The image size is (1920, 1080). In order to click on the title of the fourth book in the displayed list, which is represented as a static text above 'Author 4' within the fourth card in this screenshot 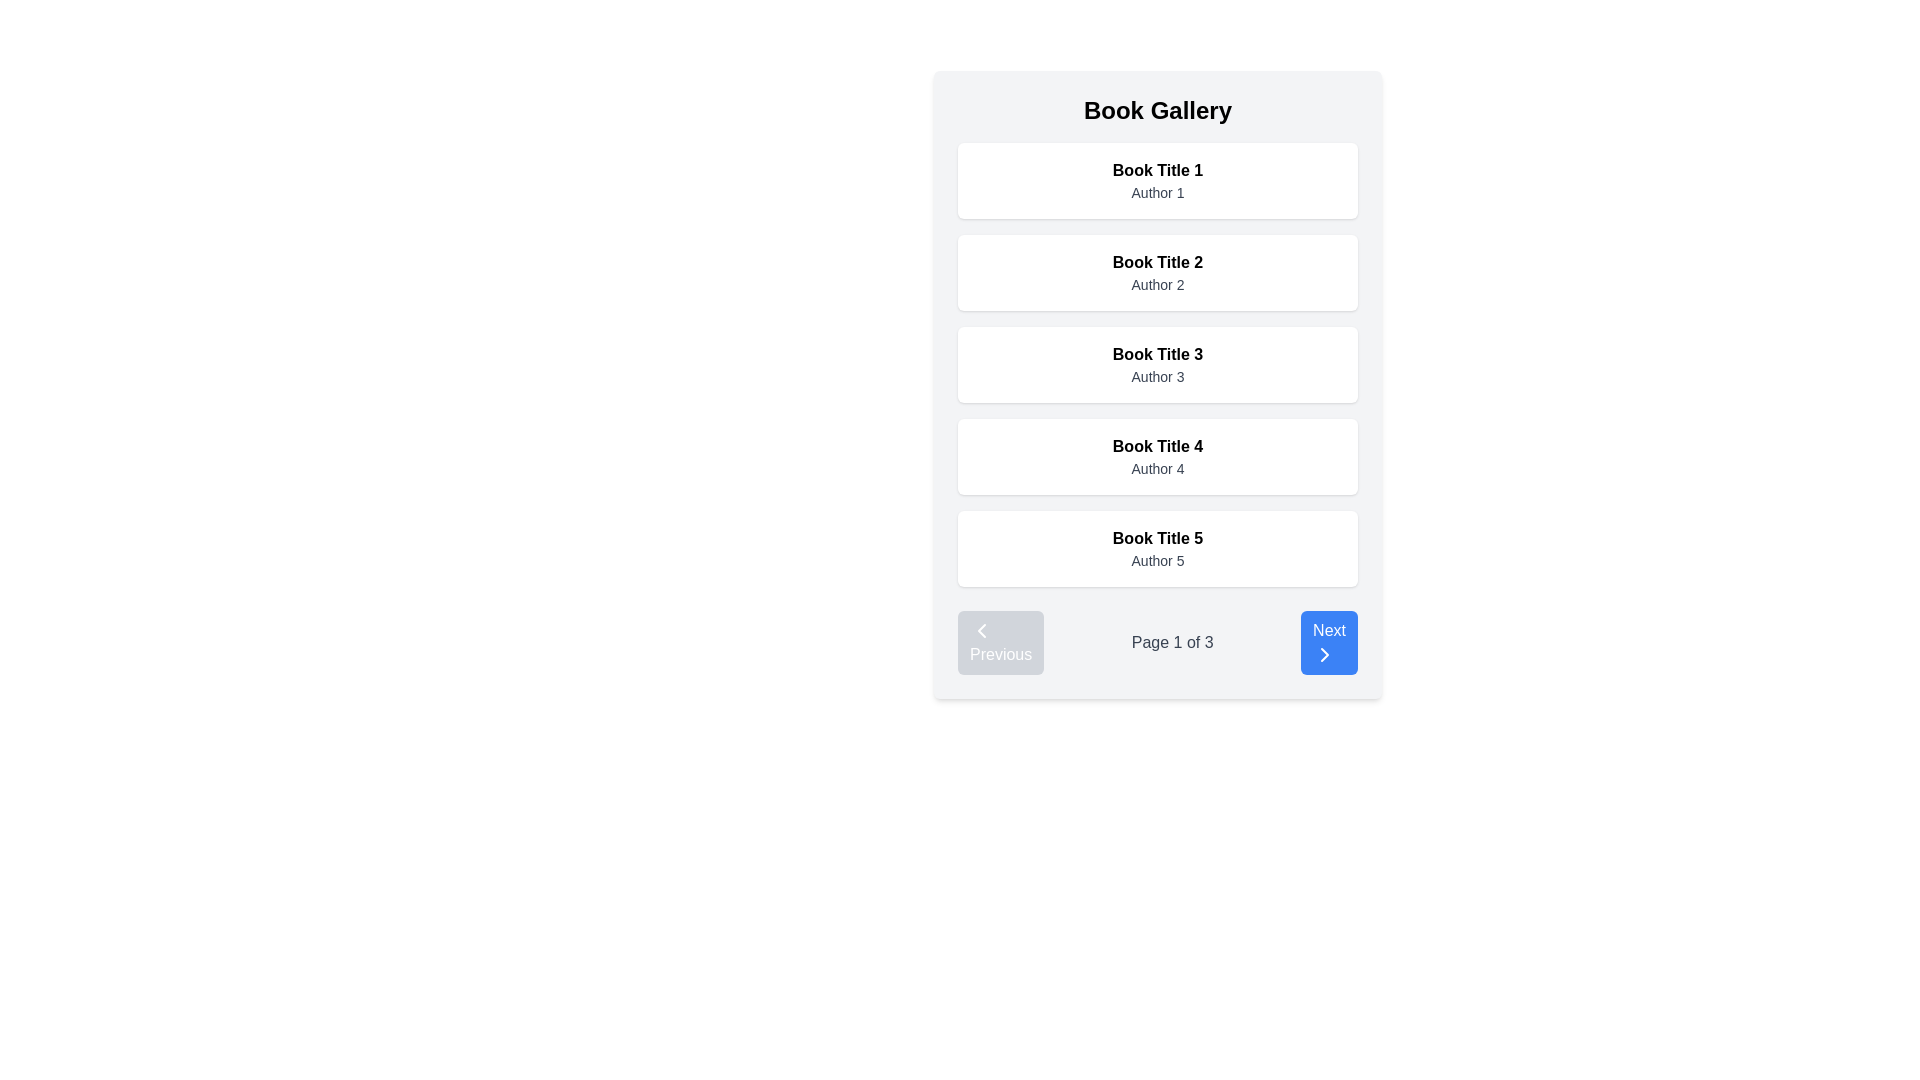, I will do `click(1157, 446)`.